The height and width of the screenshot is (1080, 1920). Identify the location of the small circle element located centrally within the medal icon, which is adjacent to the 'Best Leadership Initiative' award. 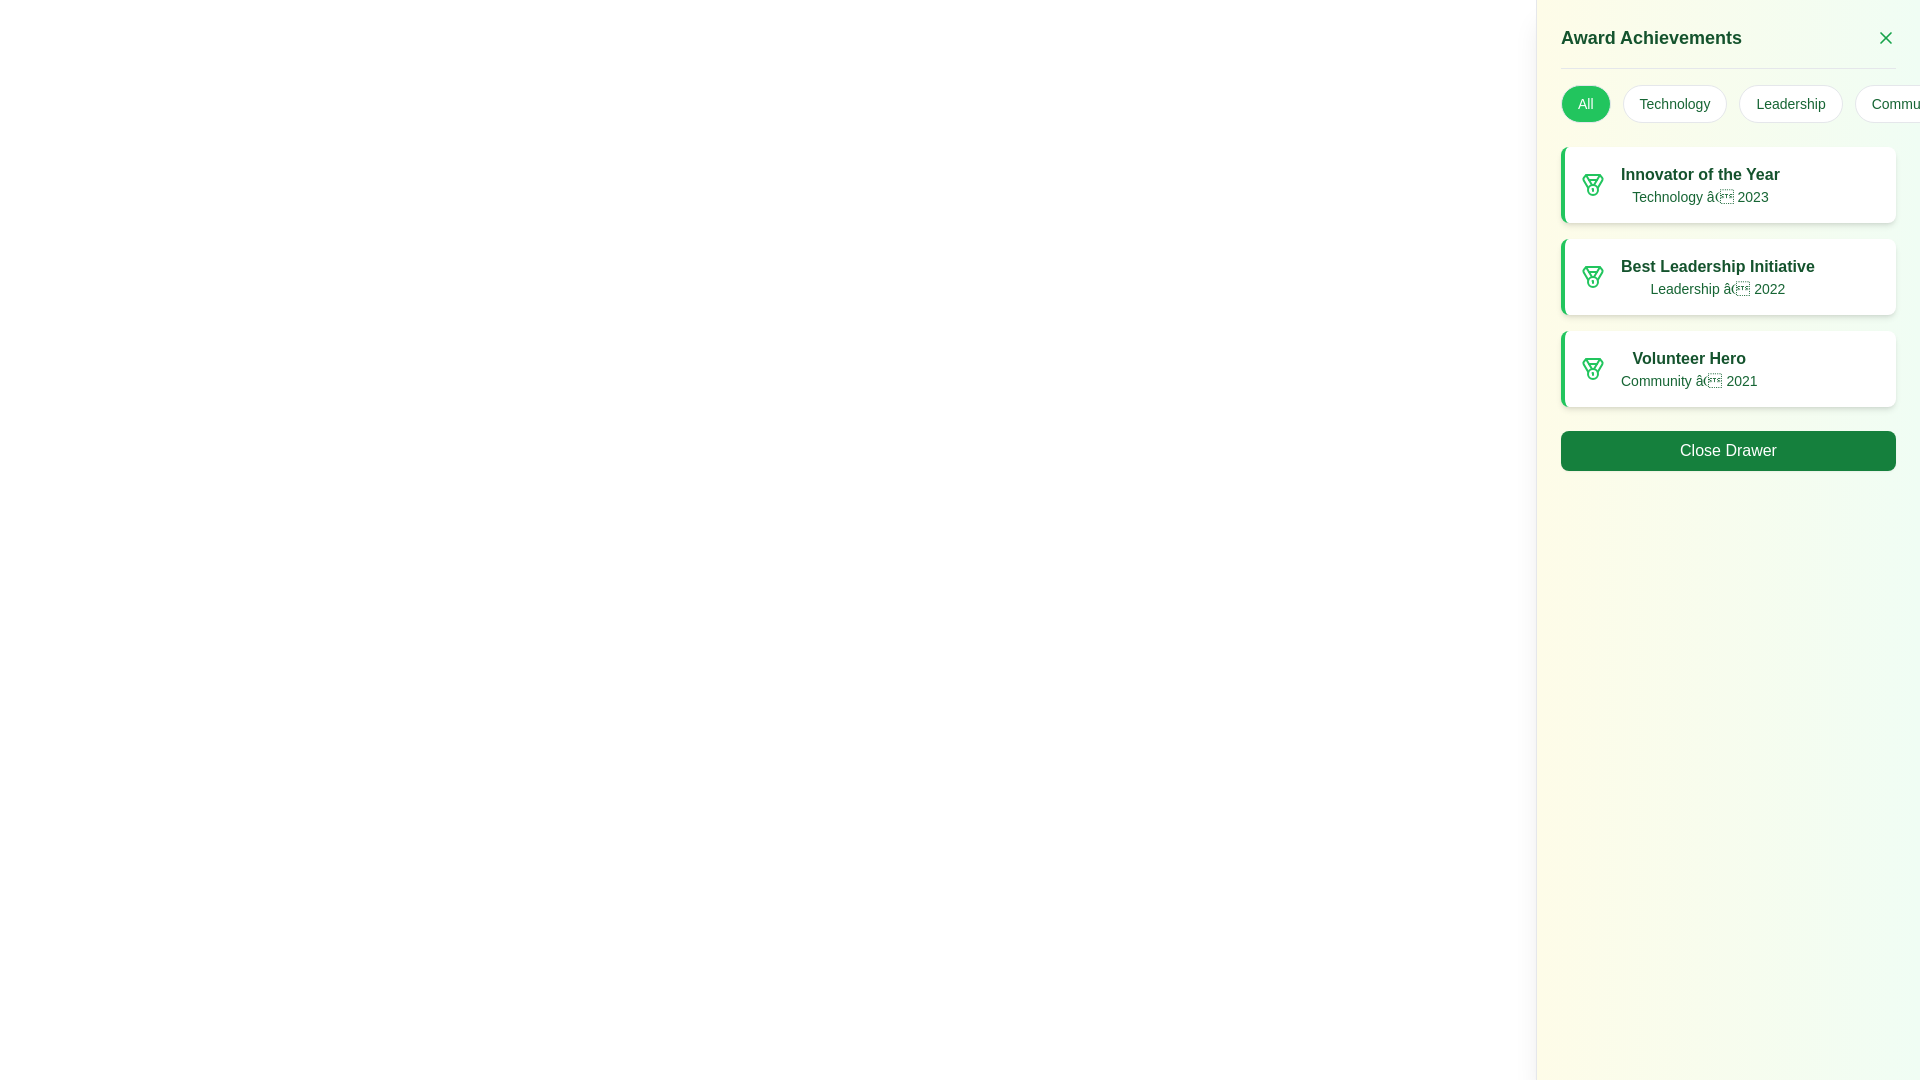
(1592, 281).